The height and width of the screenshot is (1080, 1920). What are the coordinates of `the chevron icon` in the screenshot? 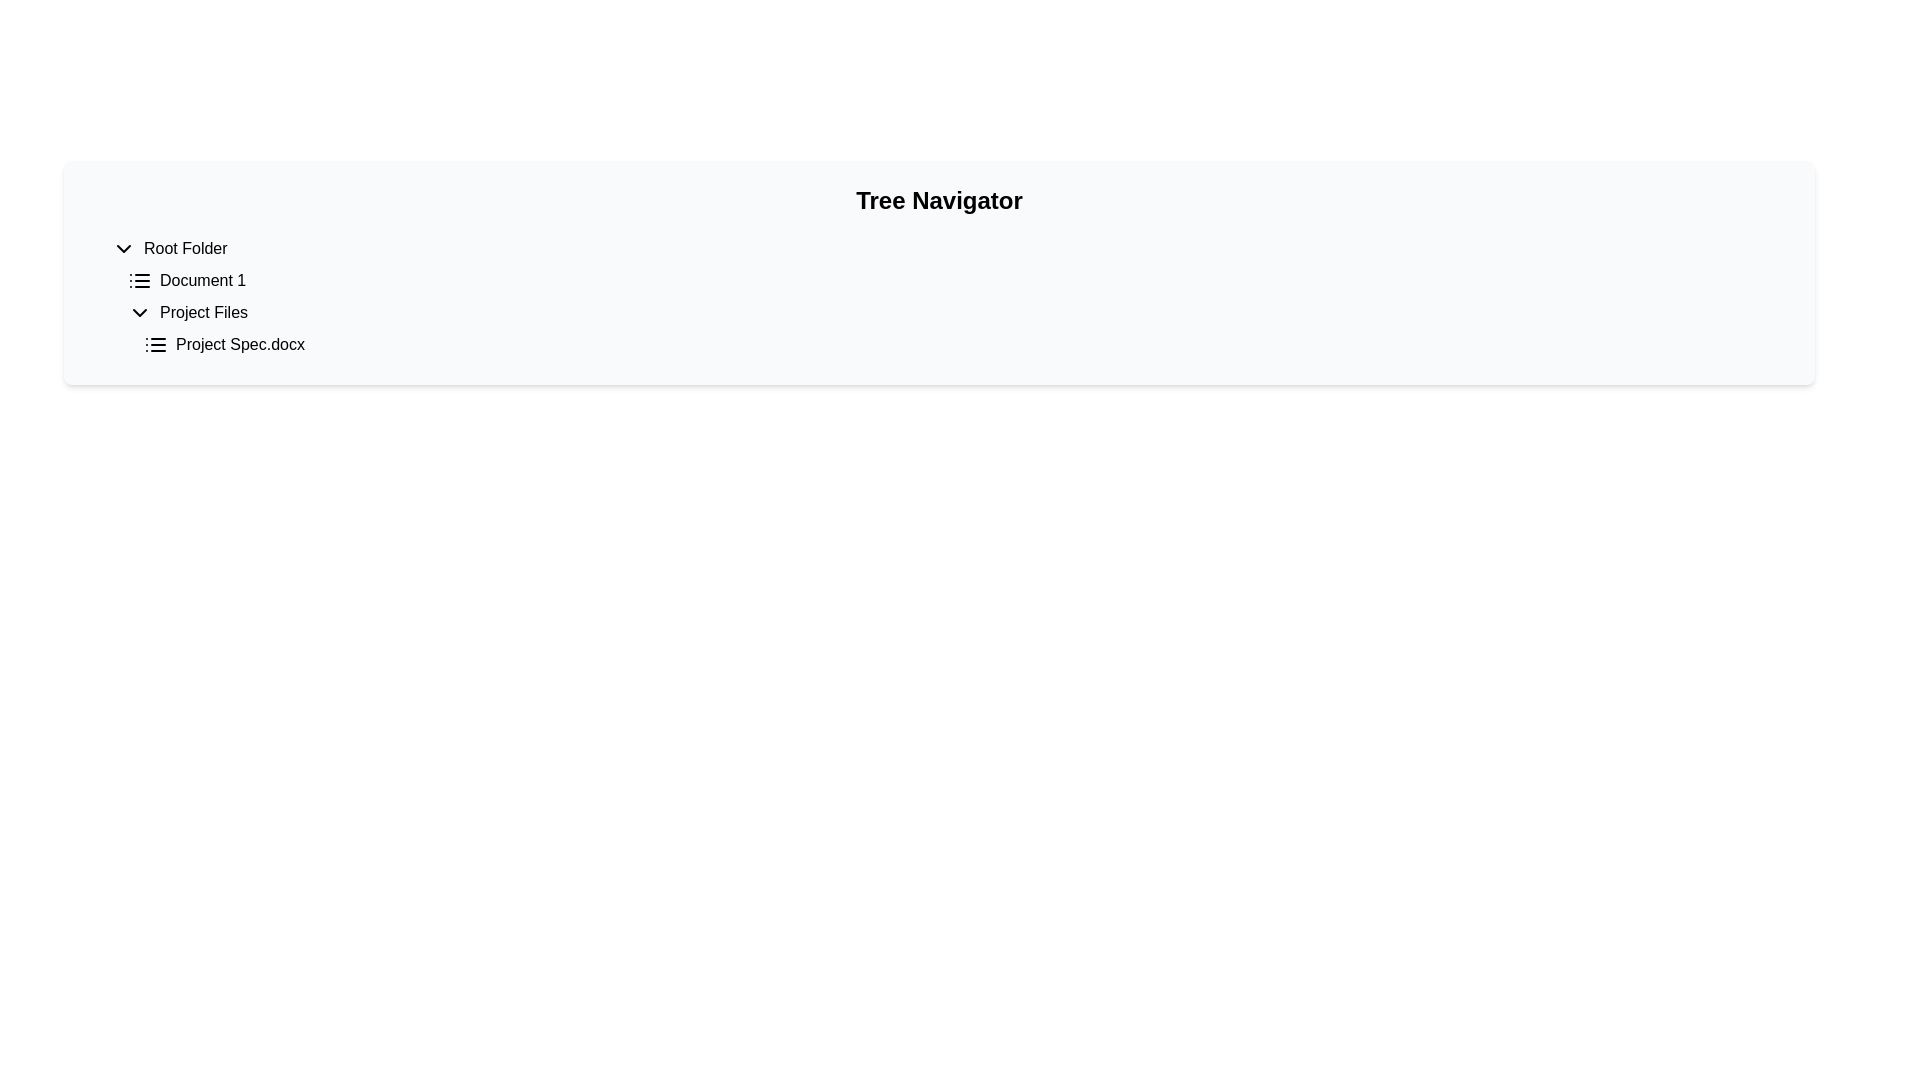 It's located at (123, 248).